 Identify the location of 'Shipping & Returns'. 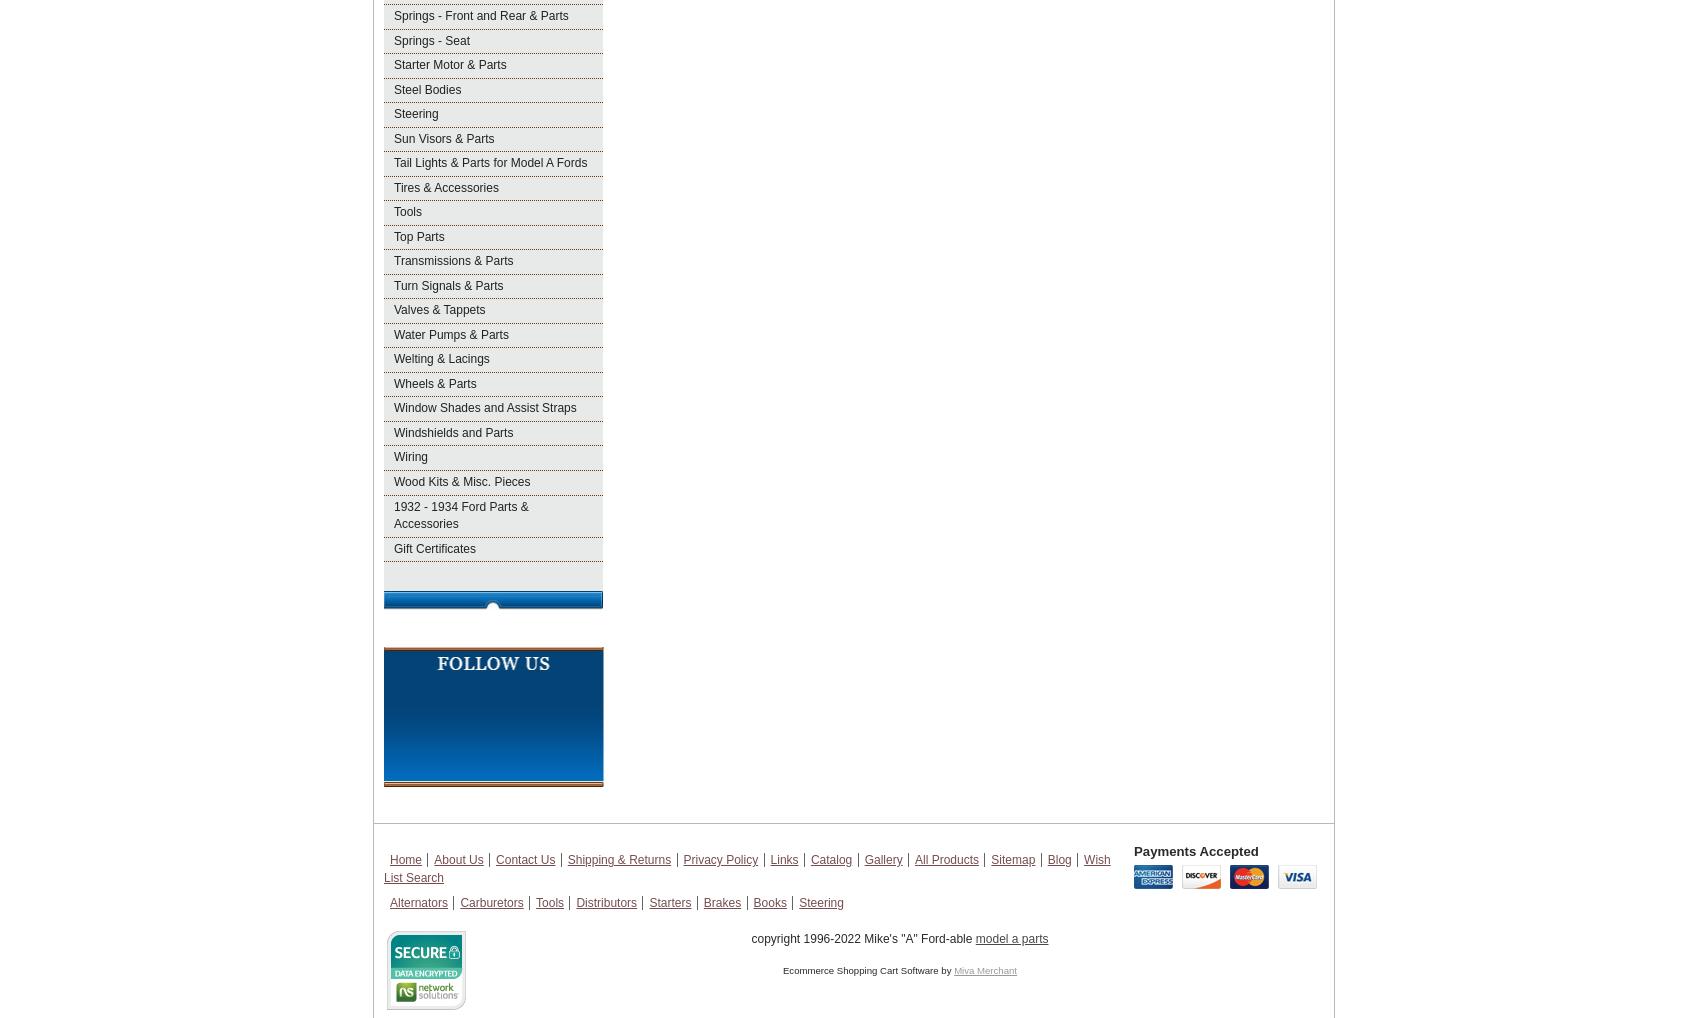
(618, 859).